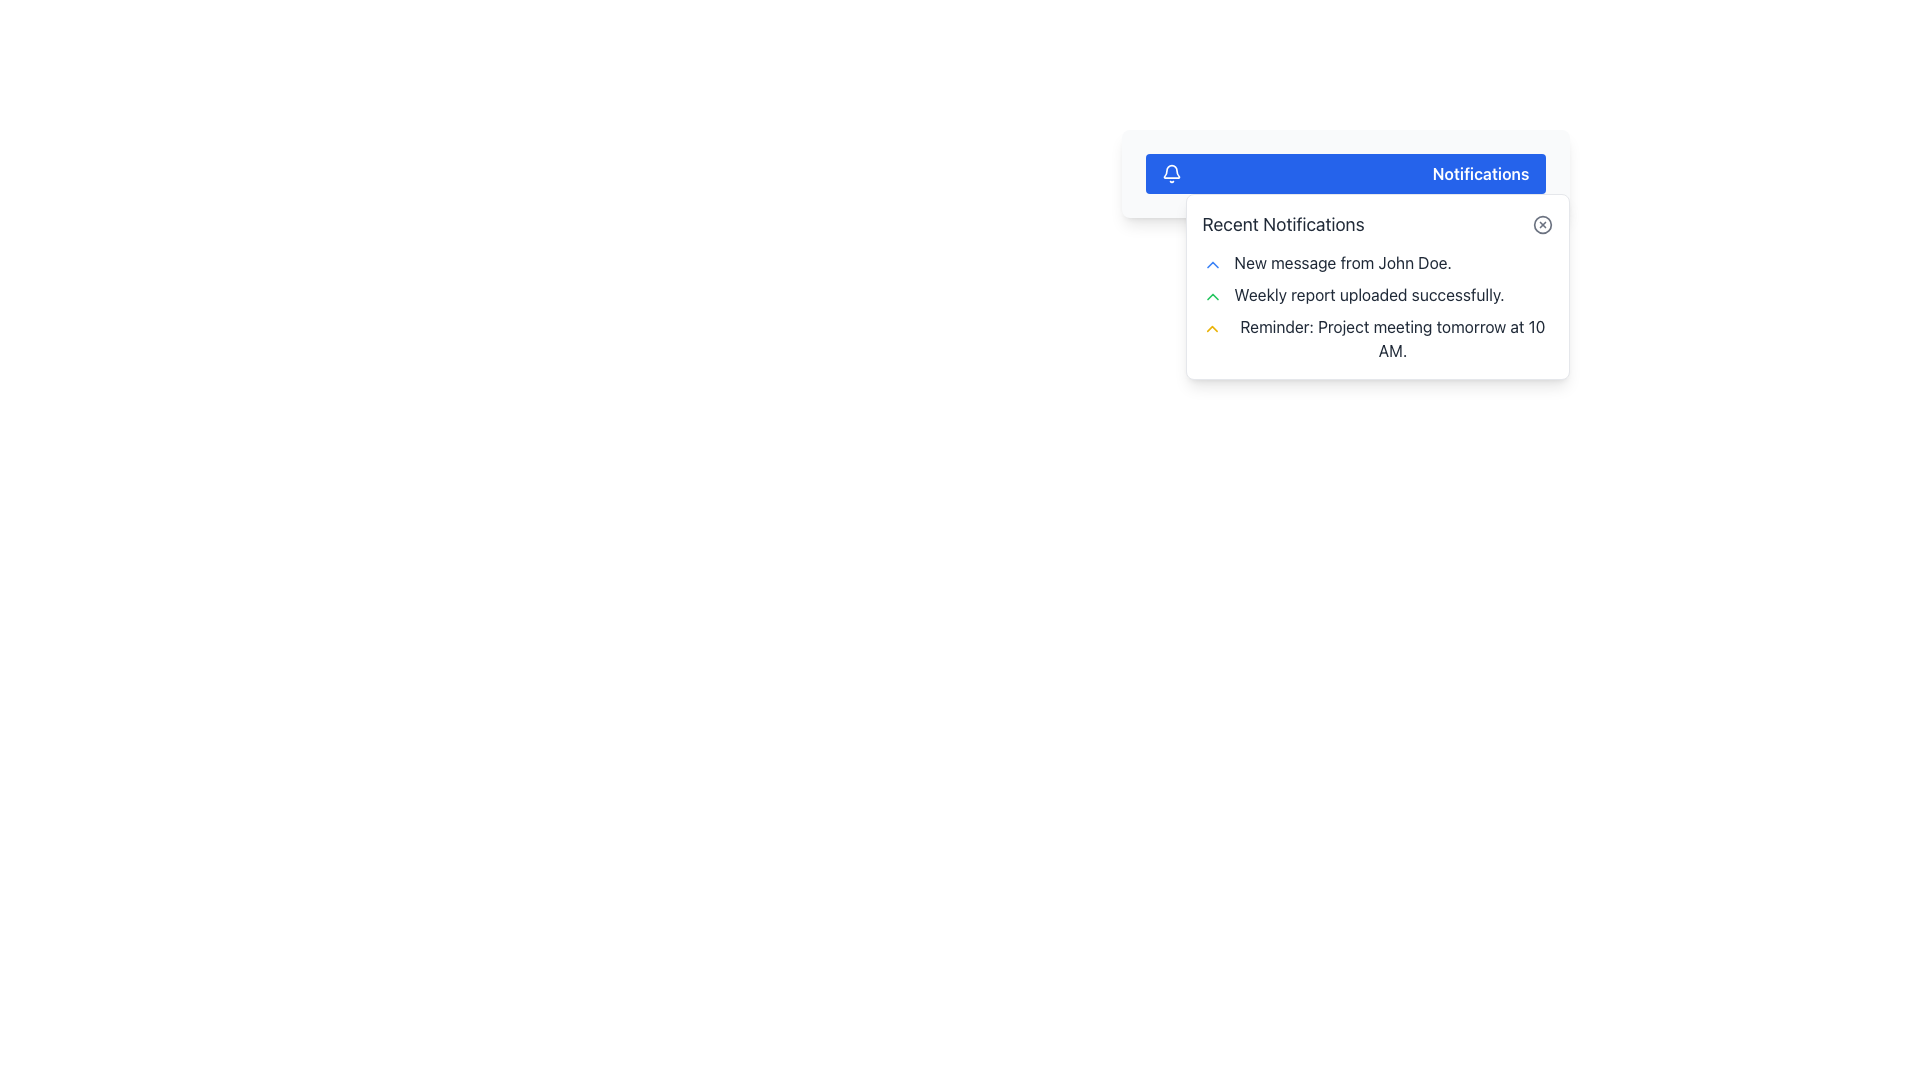 The width and height of the screenshot is (1920, 1080). I want to click on the topmost notification item in the 'Recent Notifications' panel, so click(1376, 261).